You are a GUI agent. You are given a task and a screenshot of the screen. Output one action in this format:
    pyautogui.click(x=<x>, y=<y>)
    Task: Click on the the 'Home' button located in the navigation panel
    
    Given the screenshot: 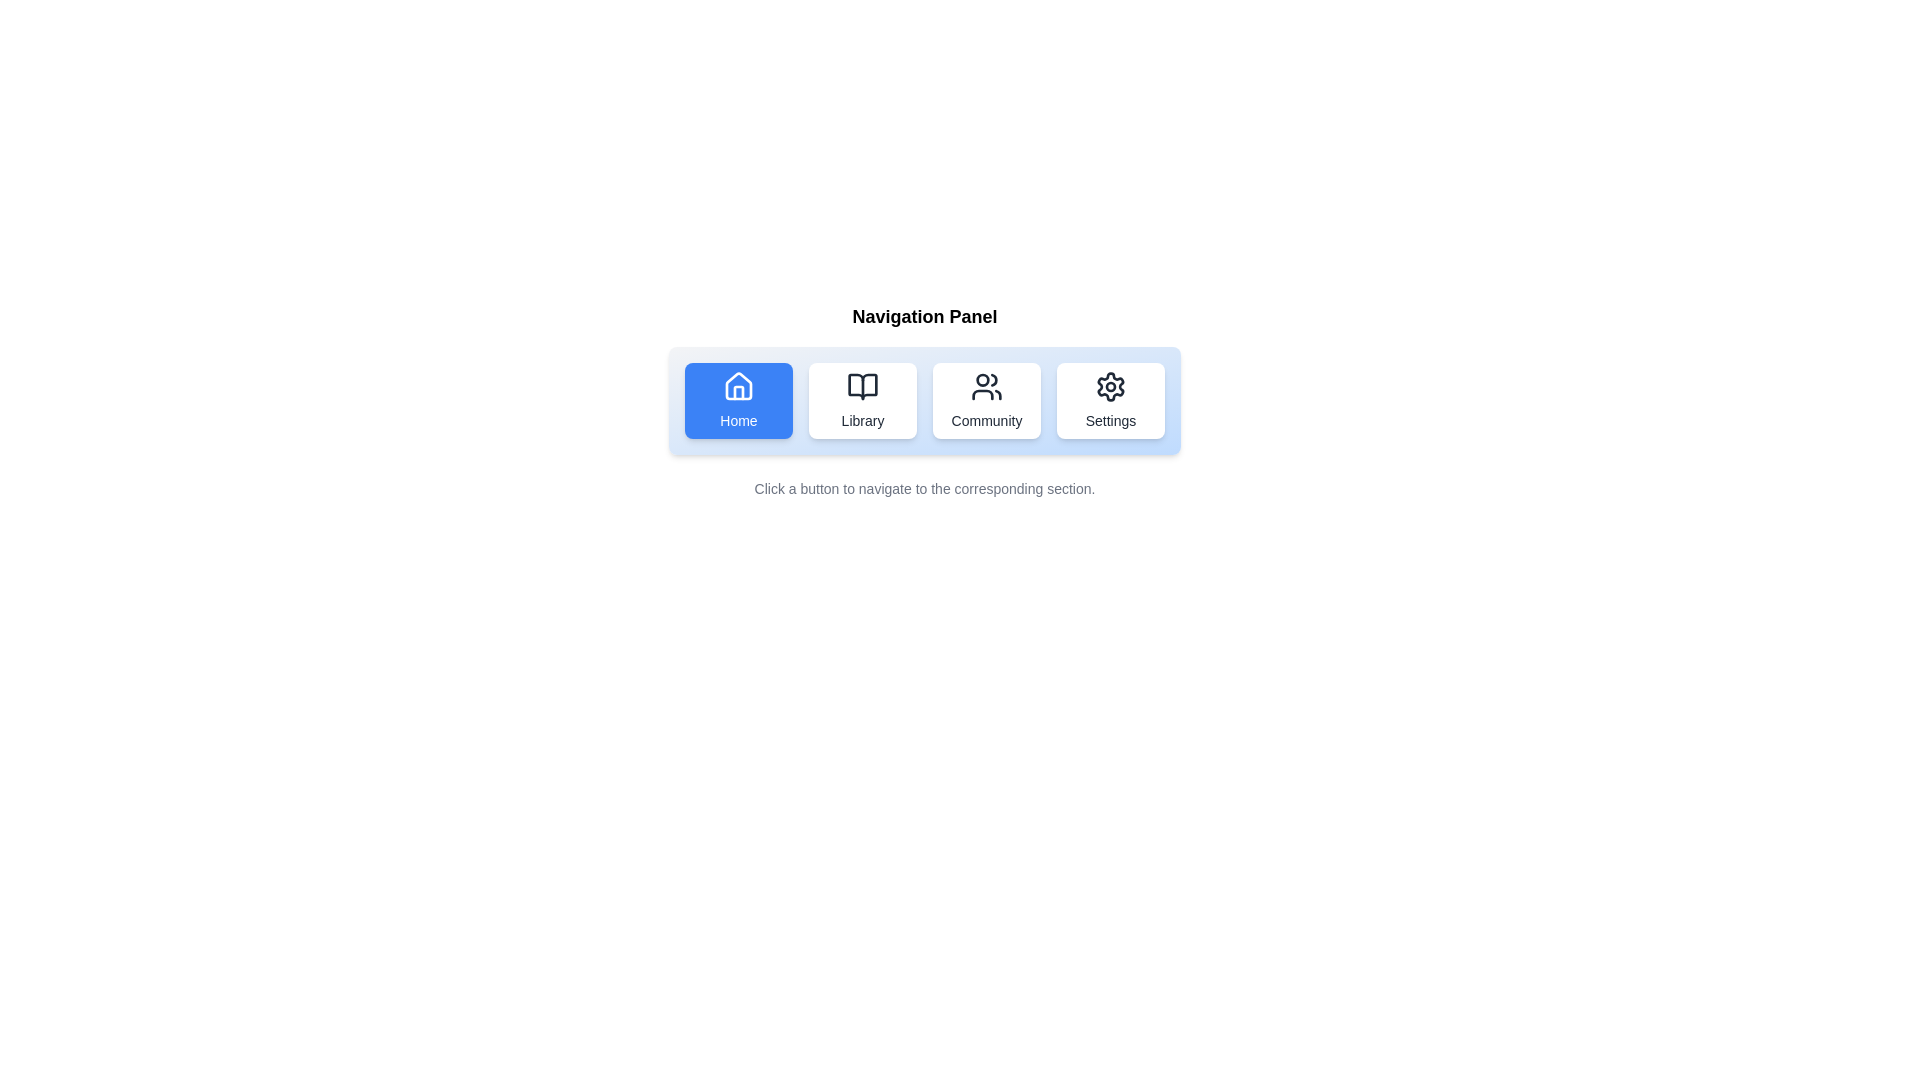 What is the action you would take?
    pyautogui.click(x=738, y=401)
    